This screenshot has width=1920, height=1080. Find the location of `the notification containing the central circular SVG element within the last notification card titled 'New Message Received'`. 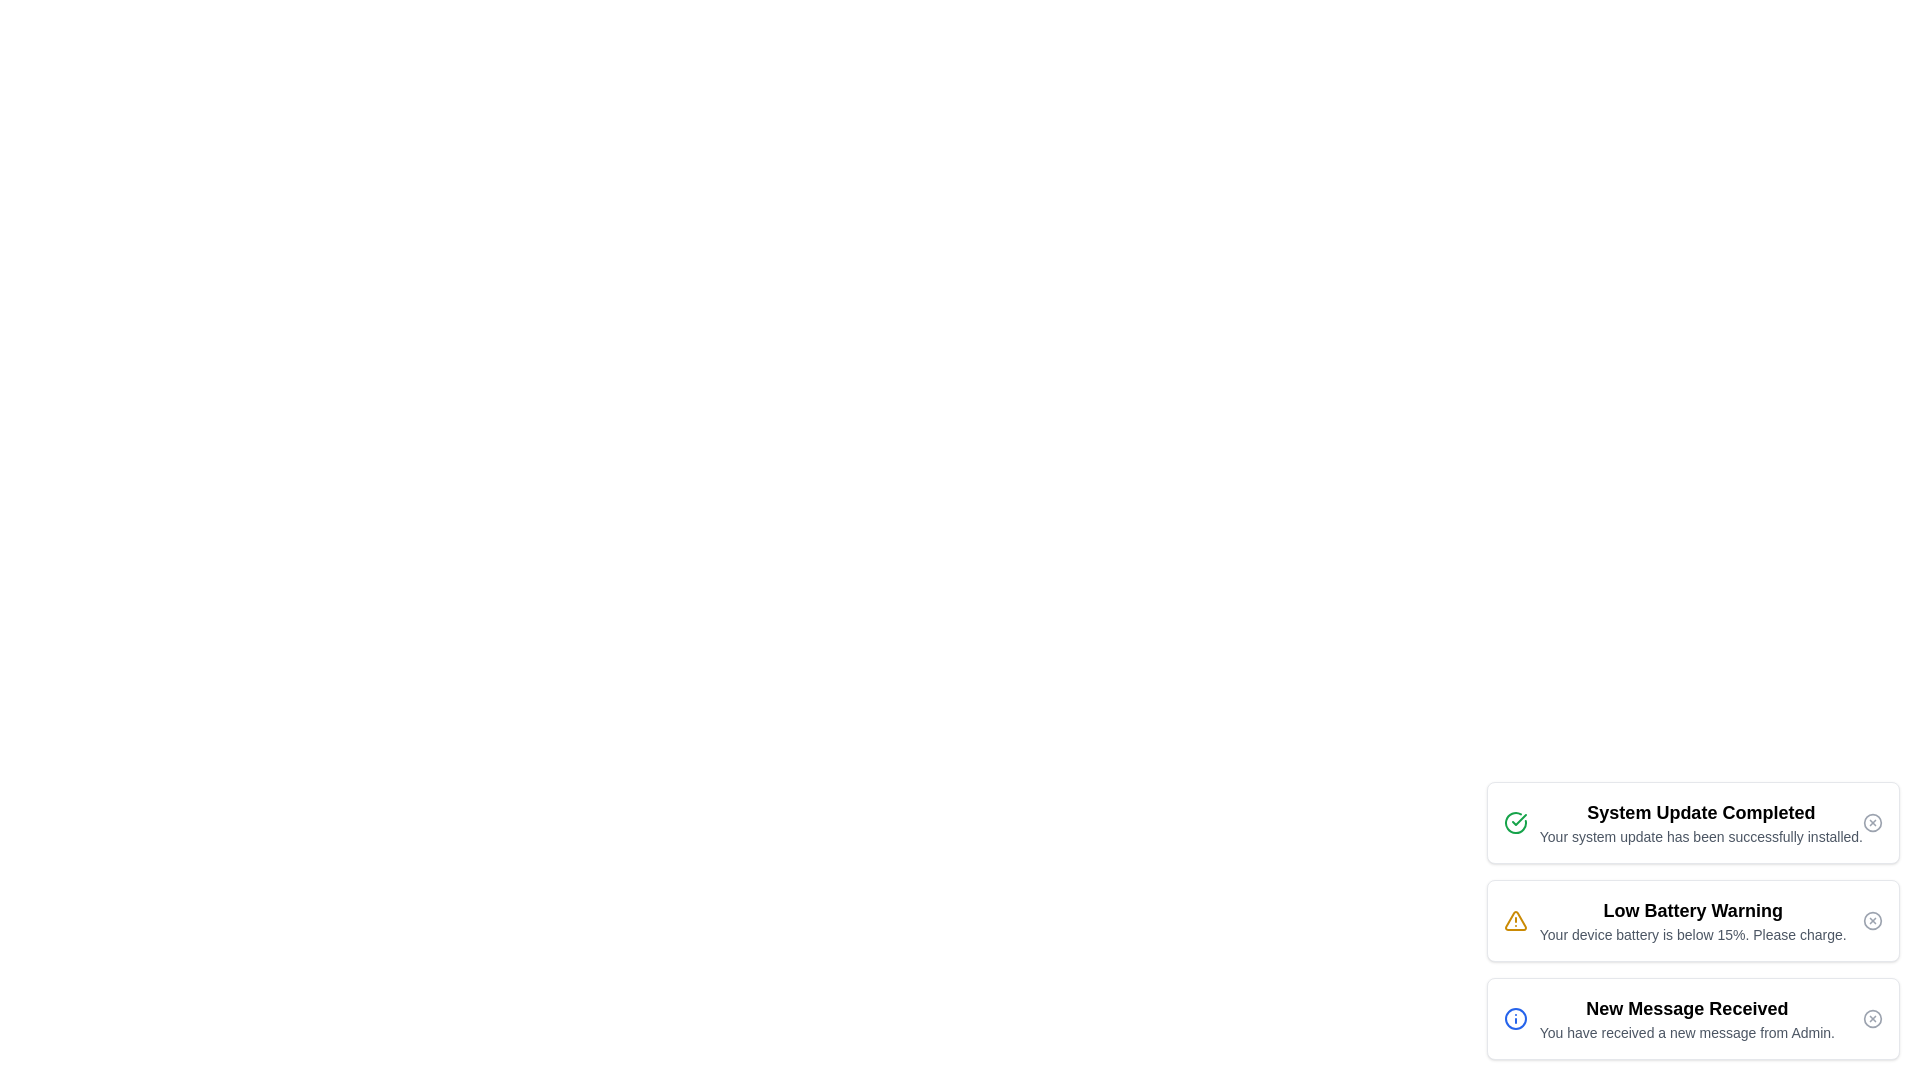

the notification containing the central circular SVG element within the last notification card titled 'New Message Received' is located at coordinates (1515, 1018).